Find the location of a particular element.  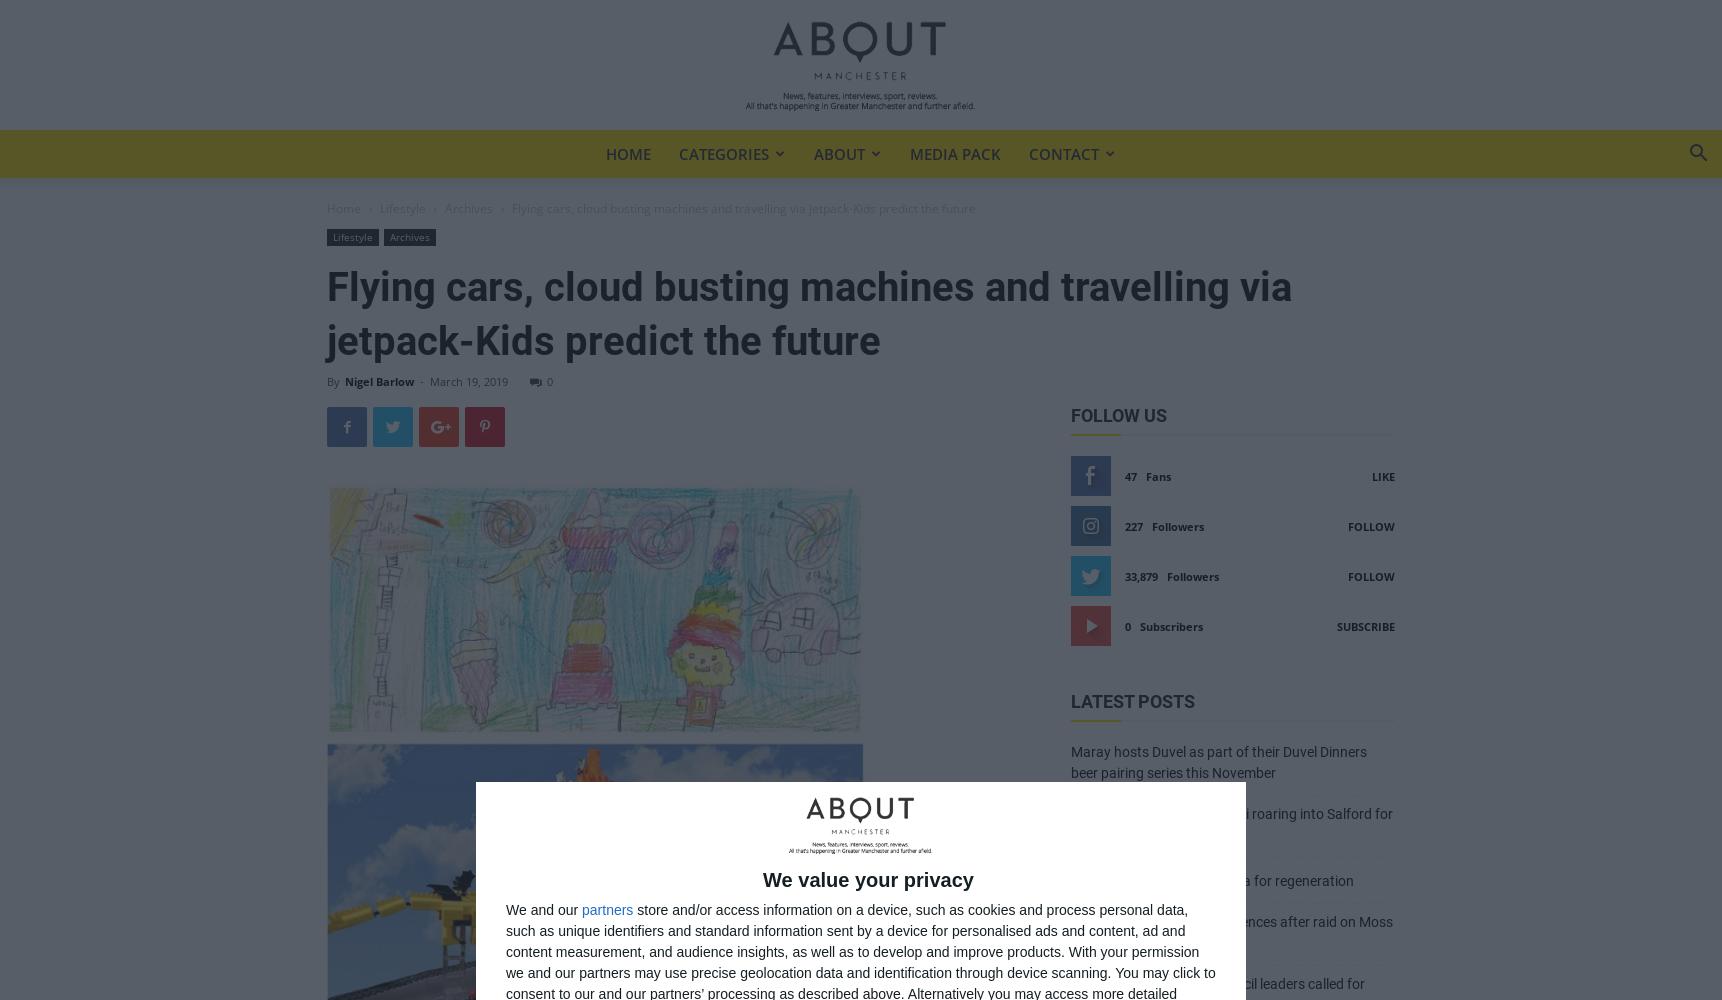

'Subscribe' is located at coordinates (1366, 626).